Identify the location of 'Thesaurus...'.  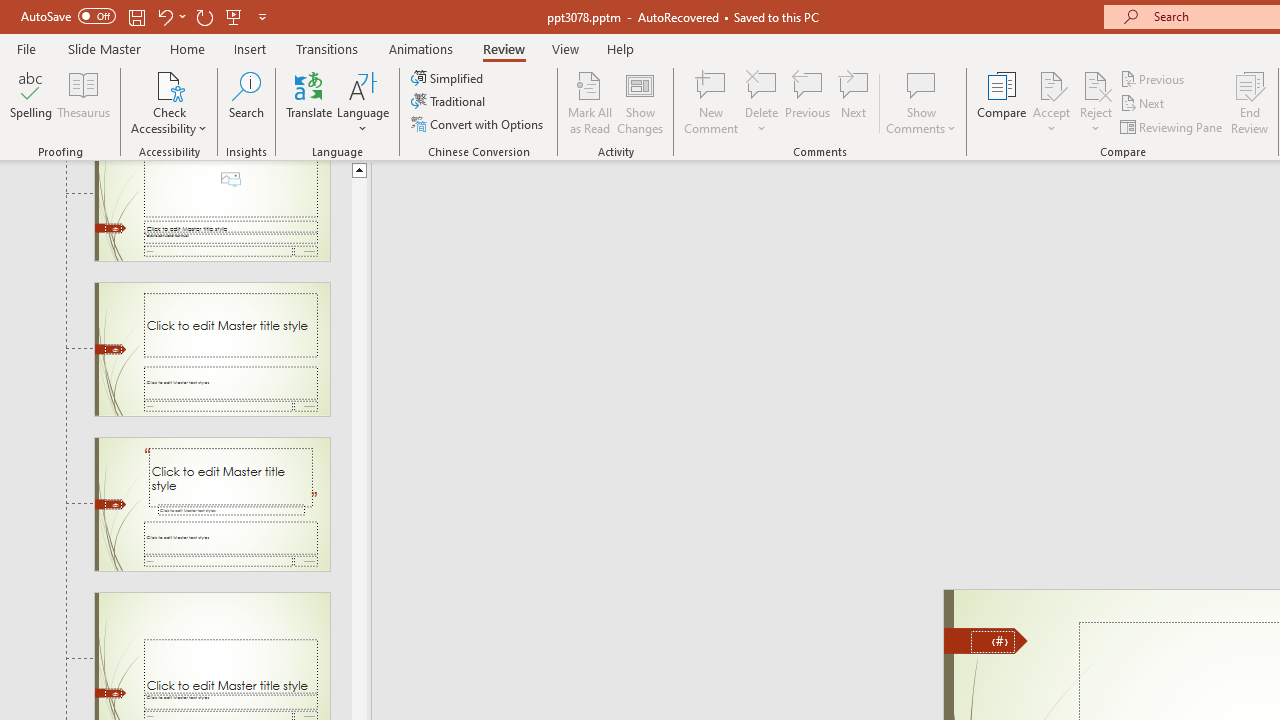
(82, 103).